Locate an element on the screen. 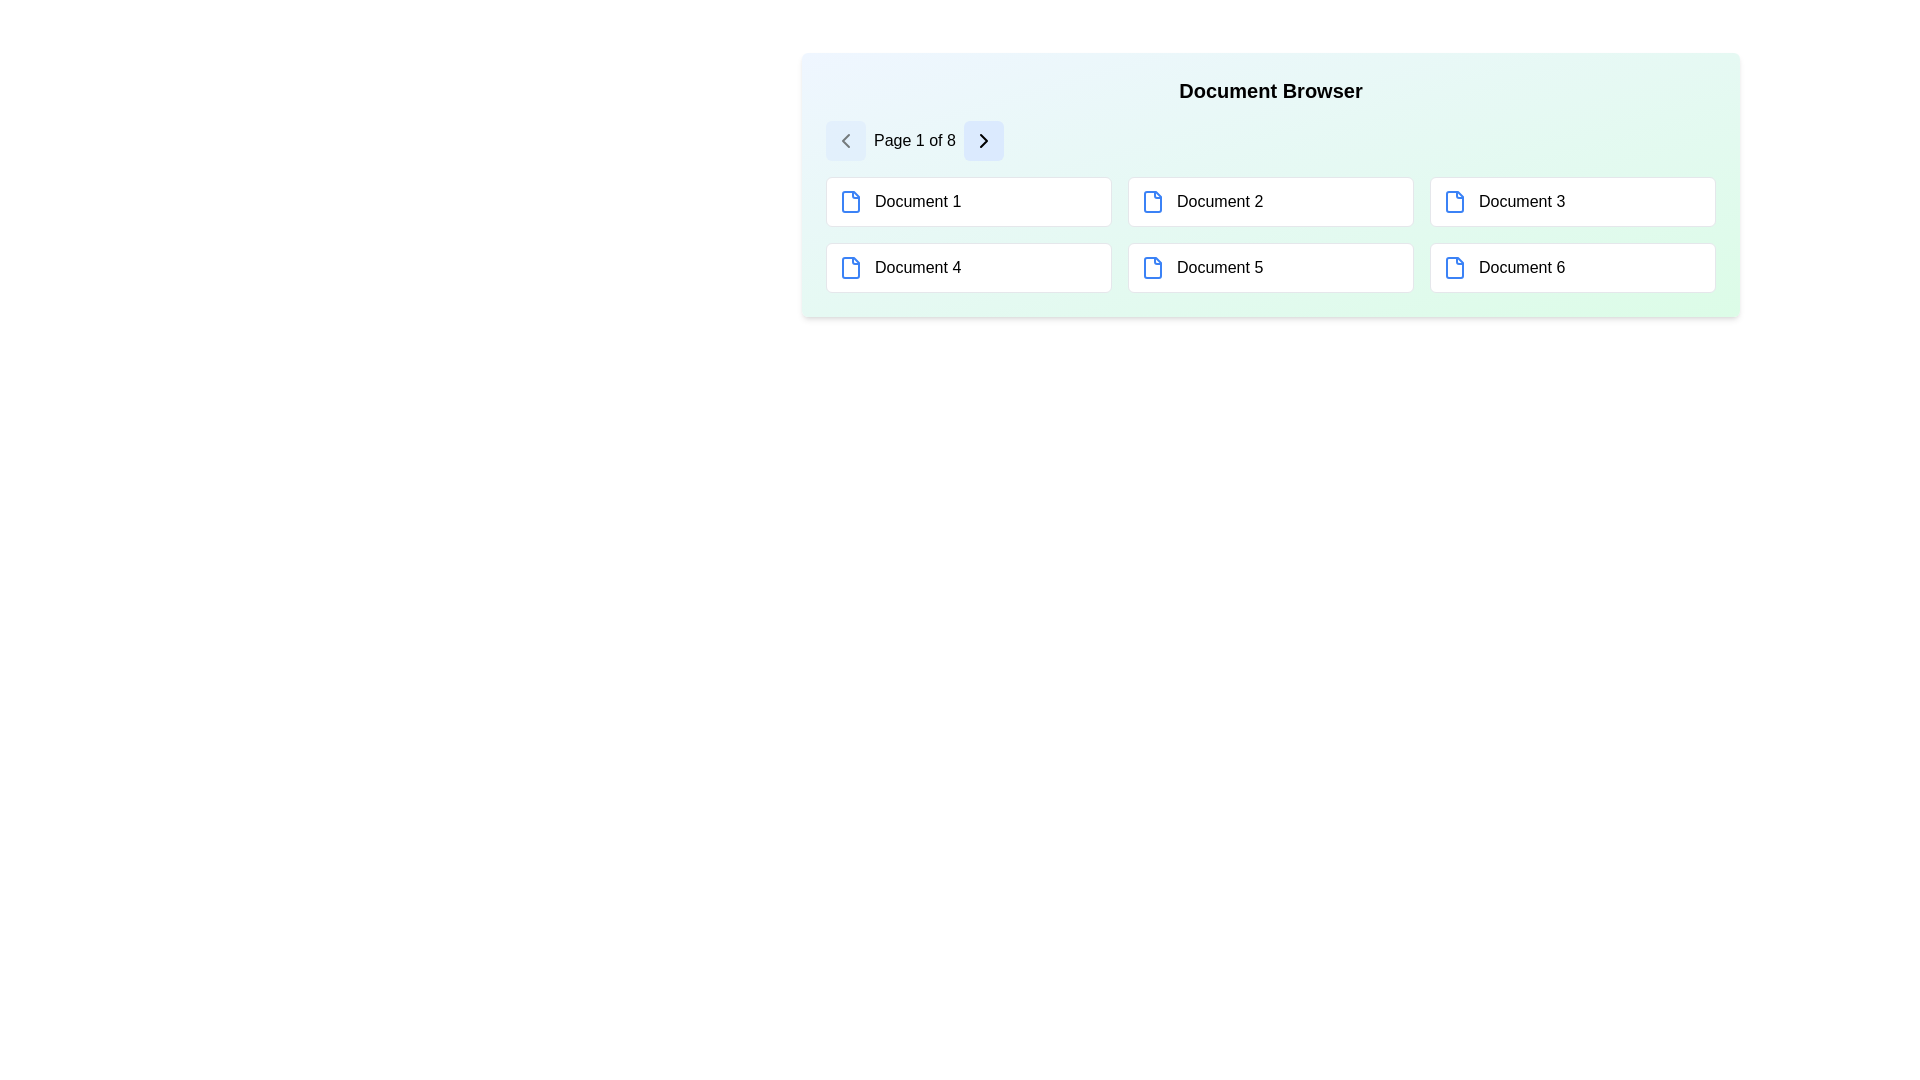 The height and width of the screenshot is (1080, 1920). the white document icon with a blue border is located at coordinates (850, 266).